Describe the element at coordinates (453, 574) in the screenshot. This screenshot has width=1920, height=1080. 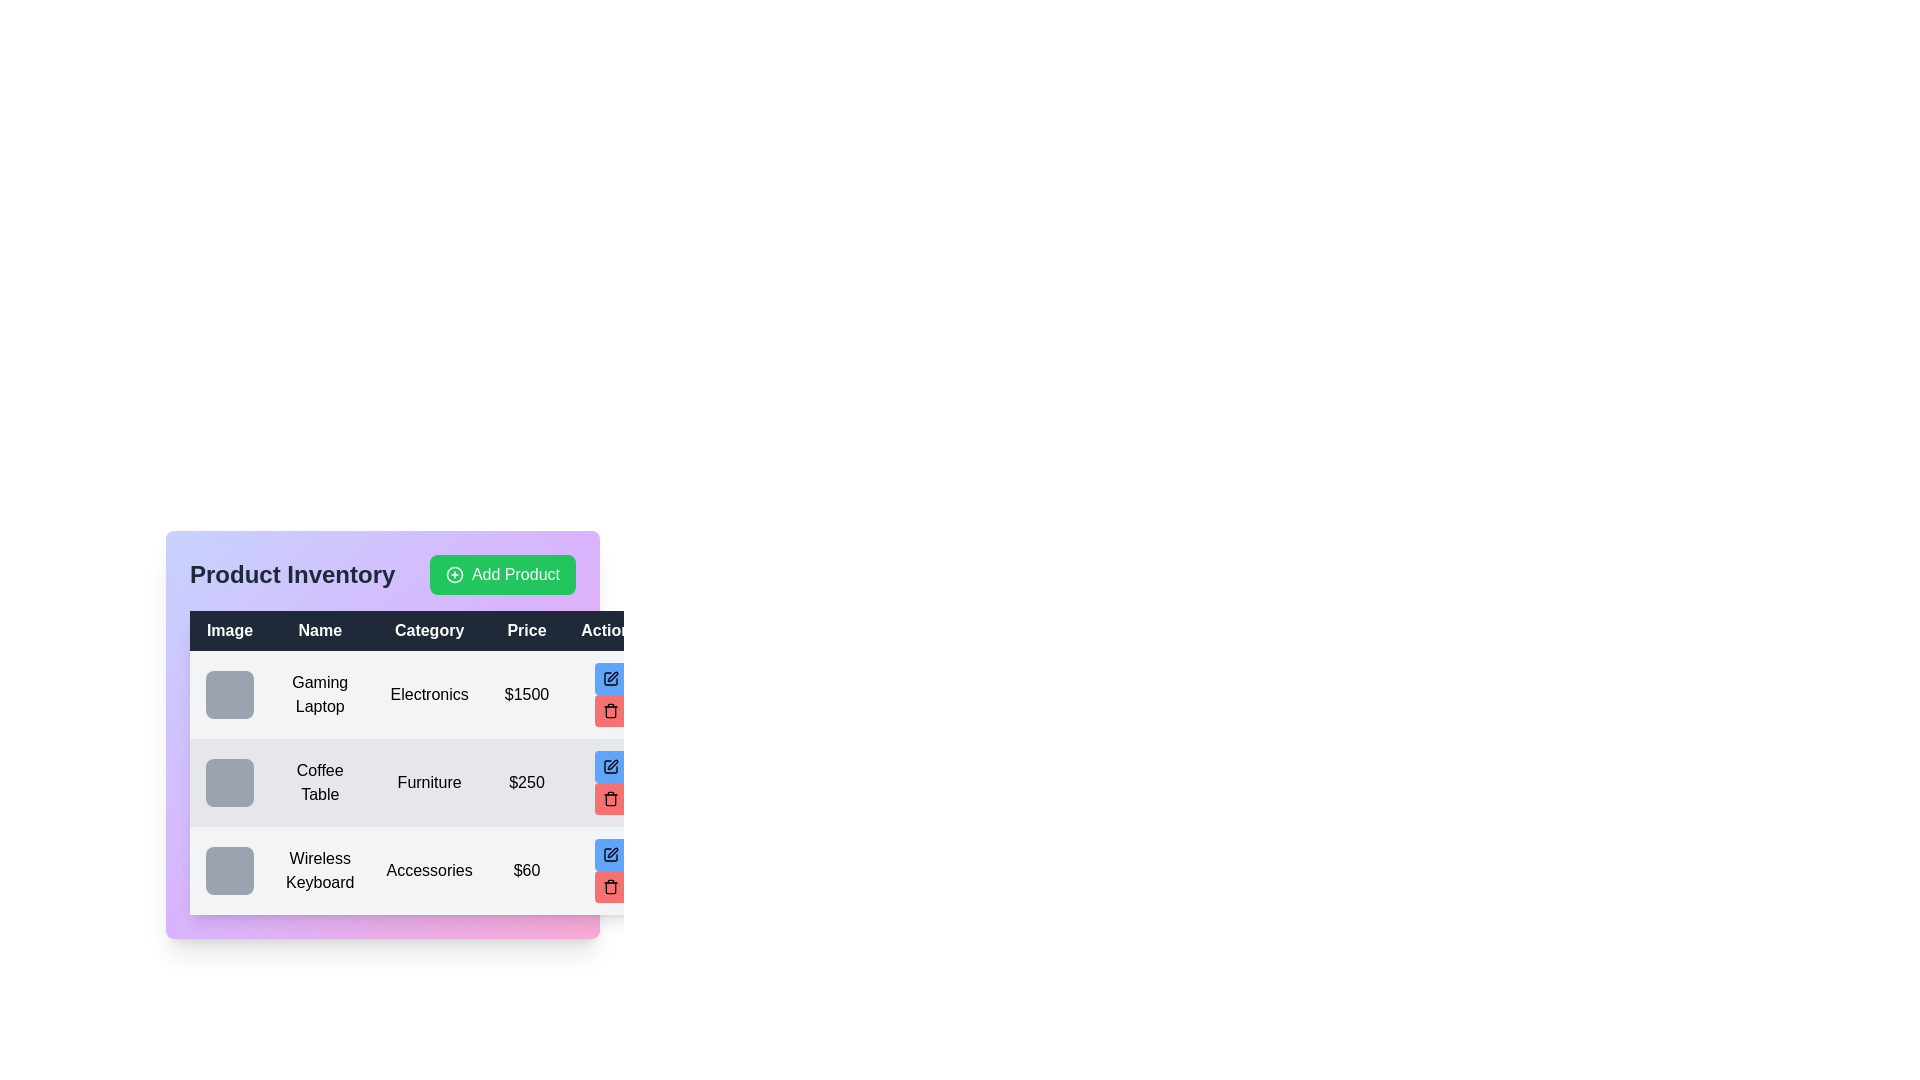
I see `the circular green icon with a cross in the center, which is part of the 'Add Product' button located at the top-right section of the interface above the 'Product Inventory' table` at that location.